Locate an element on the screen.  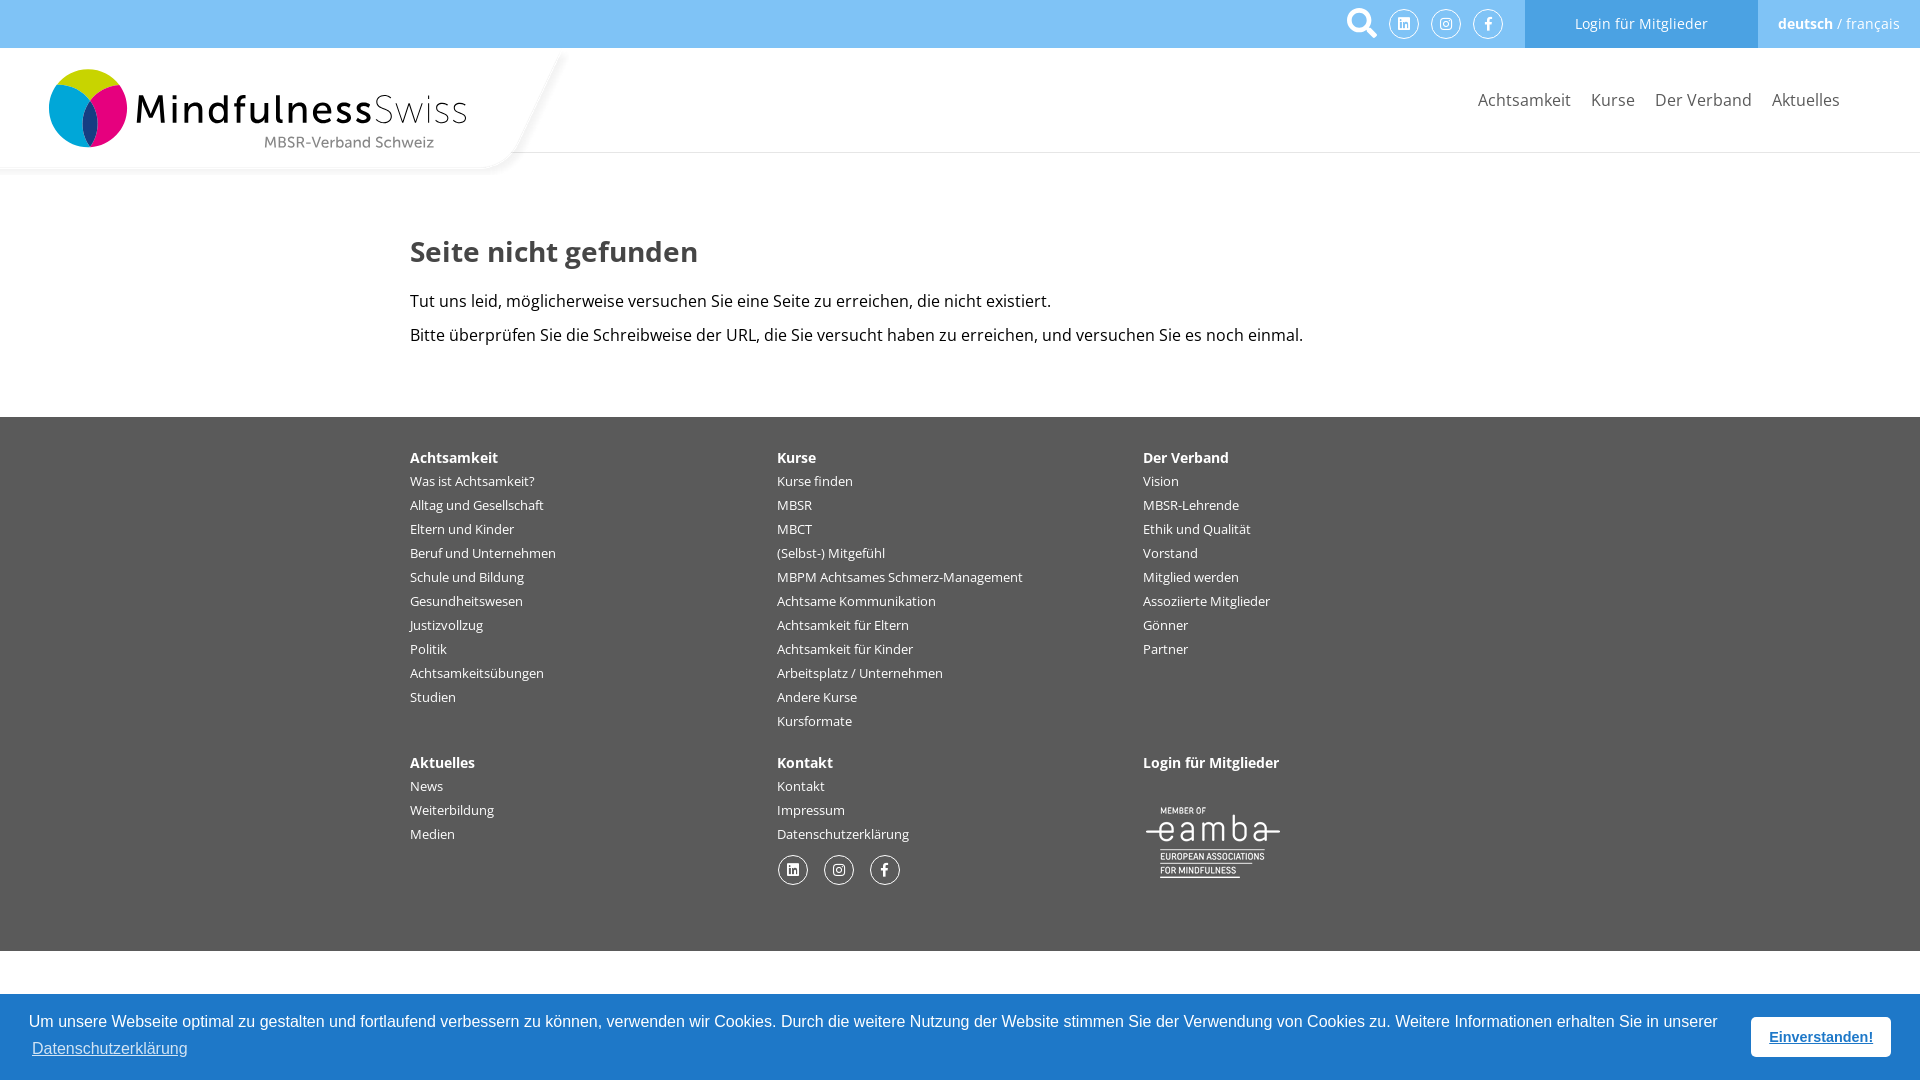
'Partner' is located at coordinates (1165, 650).